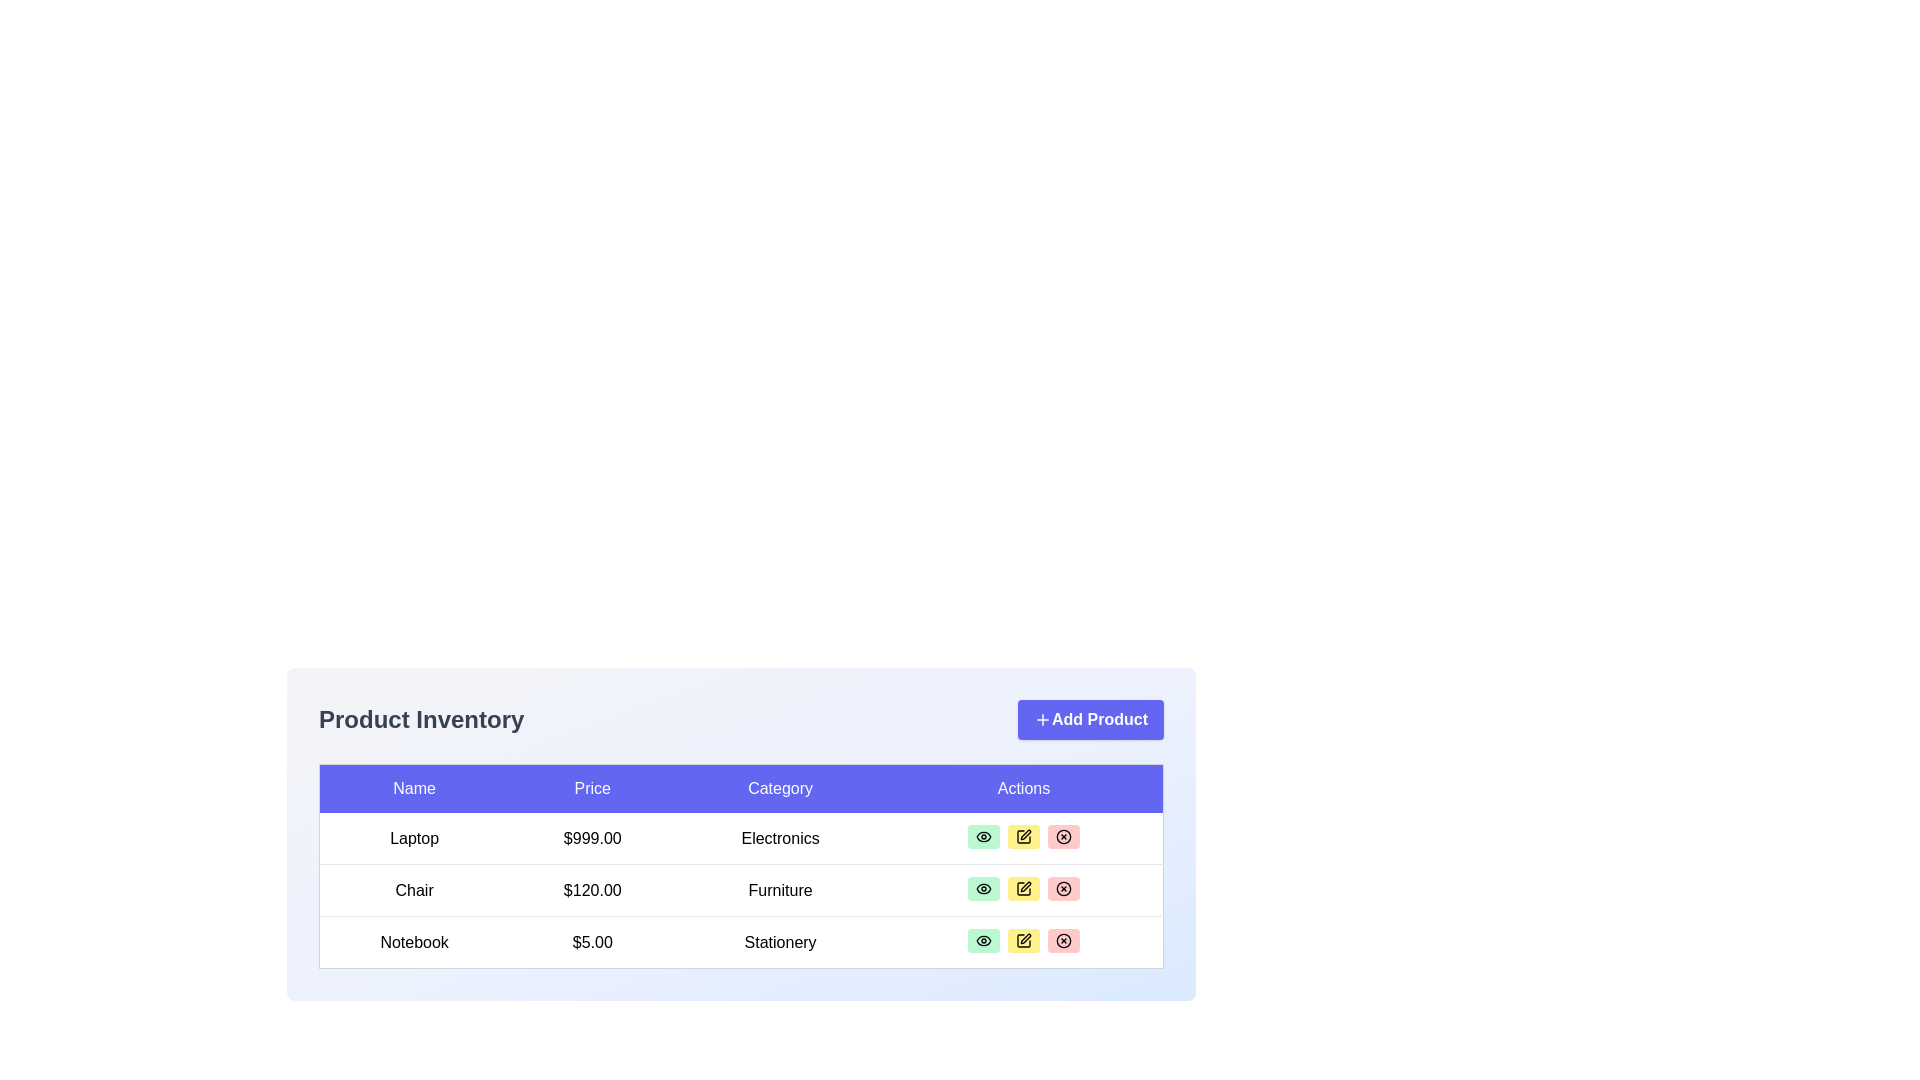  Describe the element at coordinates (983, 887) in the screenshot. I see `the green, eye-shaped icon button located in the 'Actions' column for the 'Chair' row` at that location.